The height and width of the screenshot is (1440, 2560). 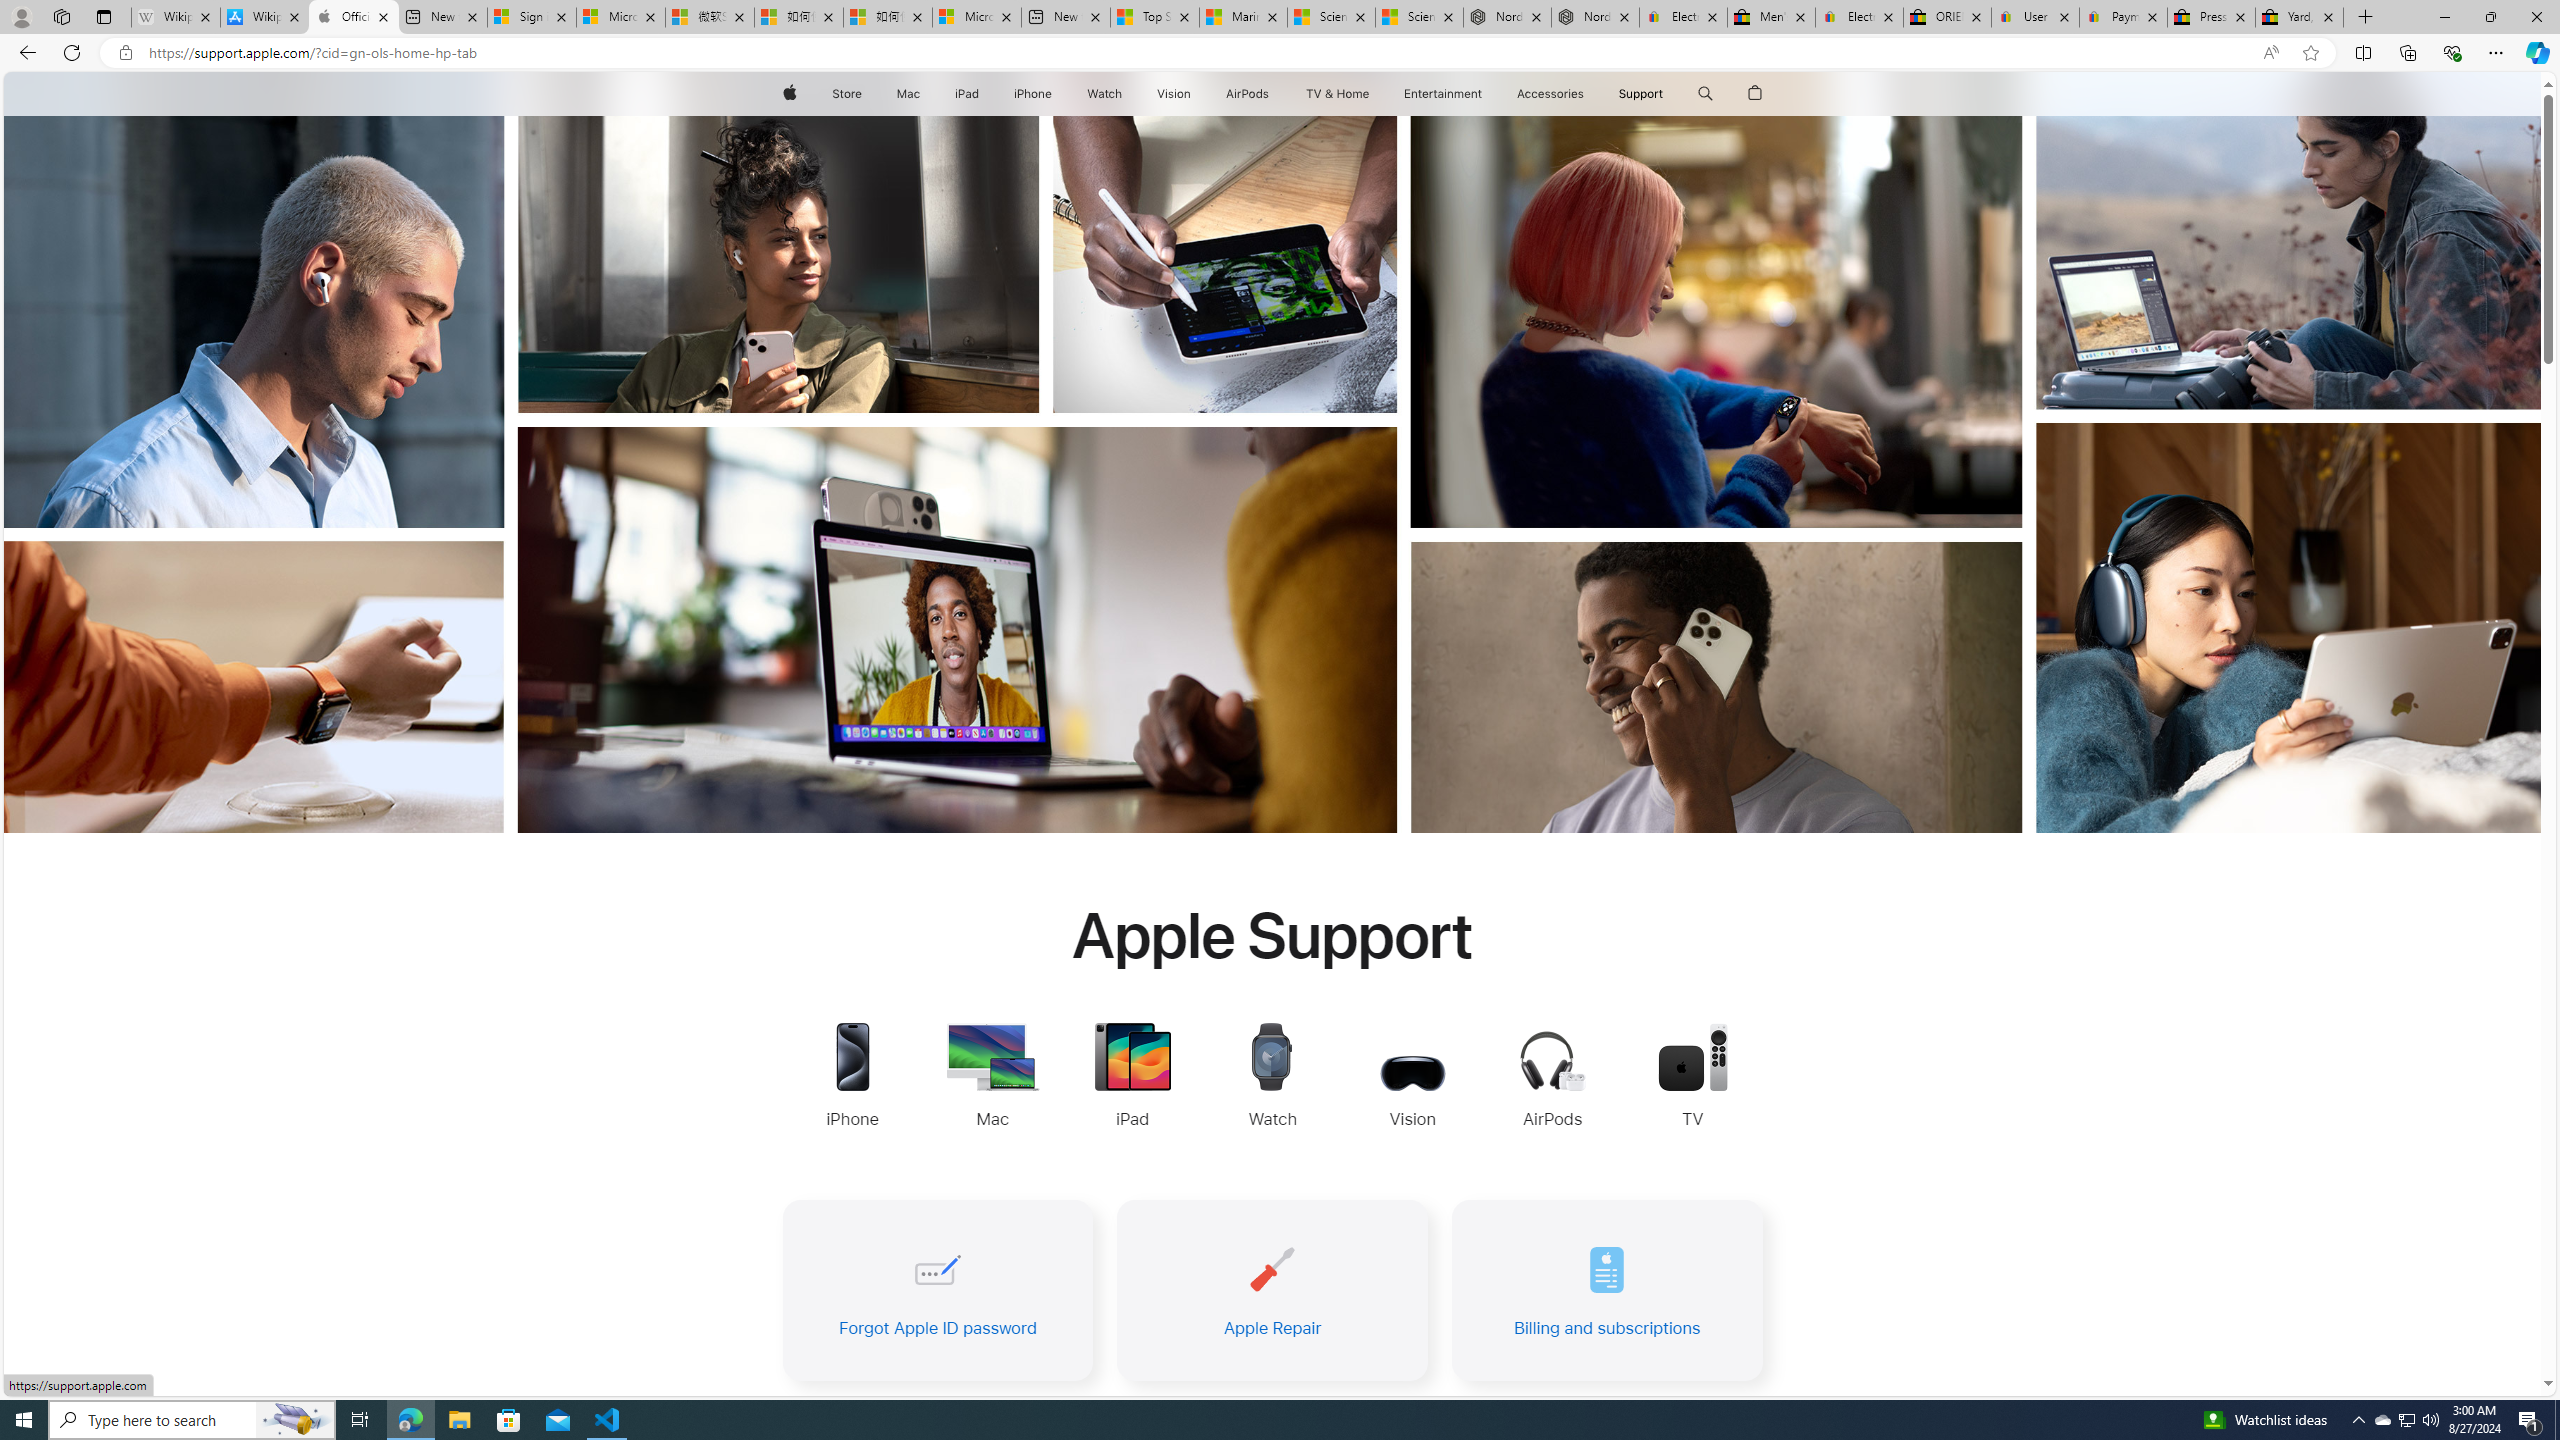 I want to click on 'Nordace - Summer Adventures 2024', so click(x=1595, y=16).